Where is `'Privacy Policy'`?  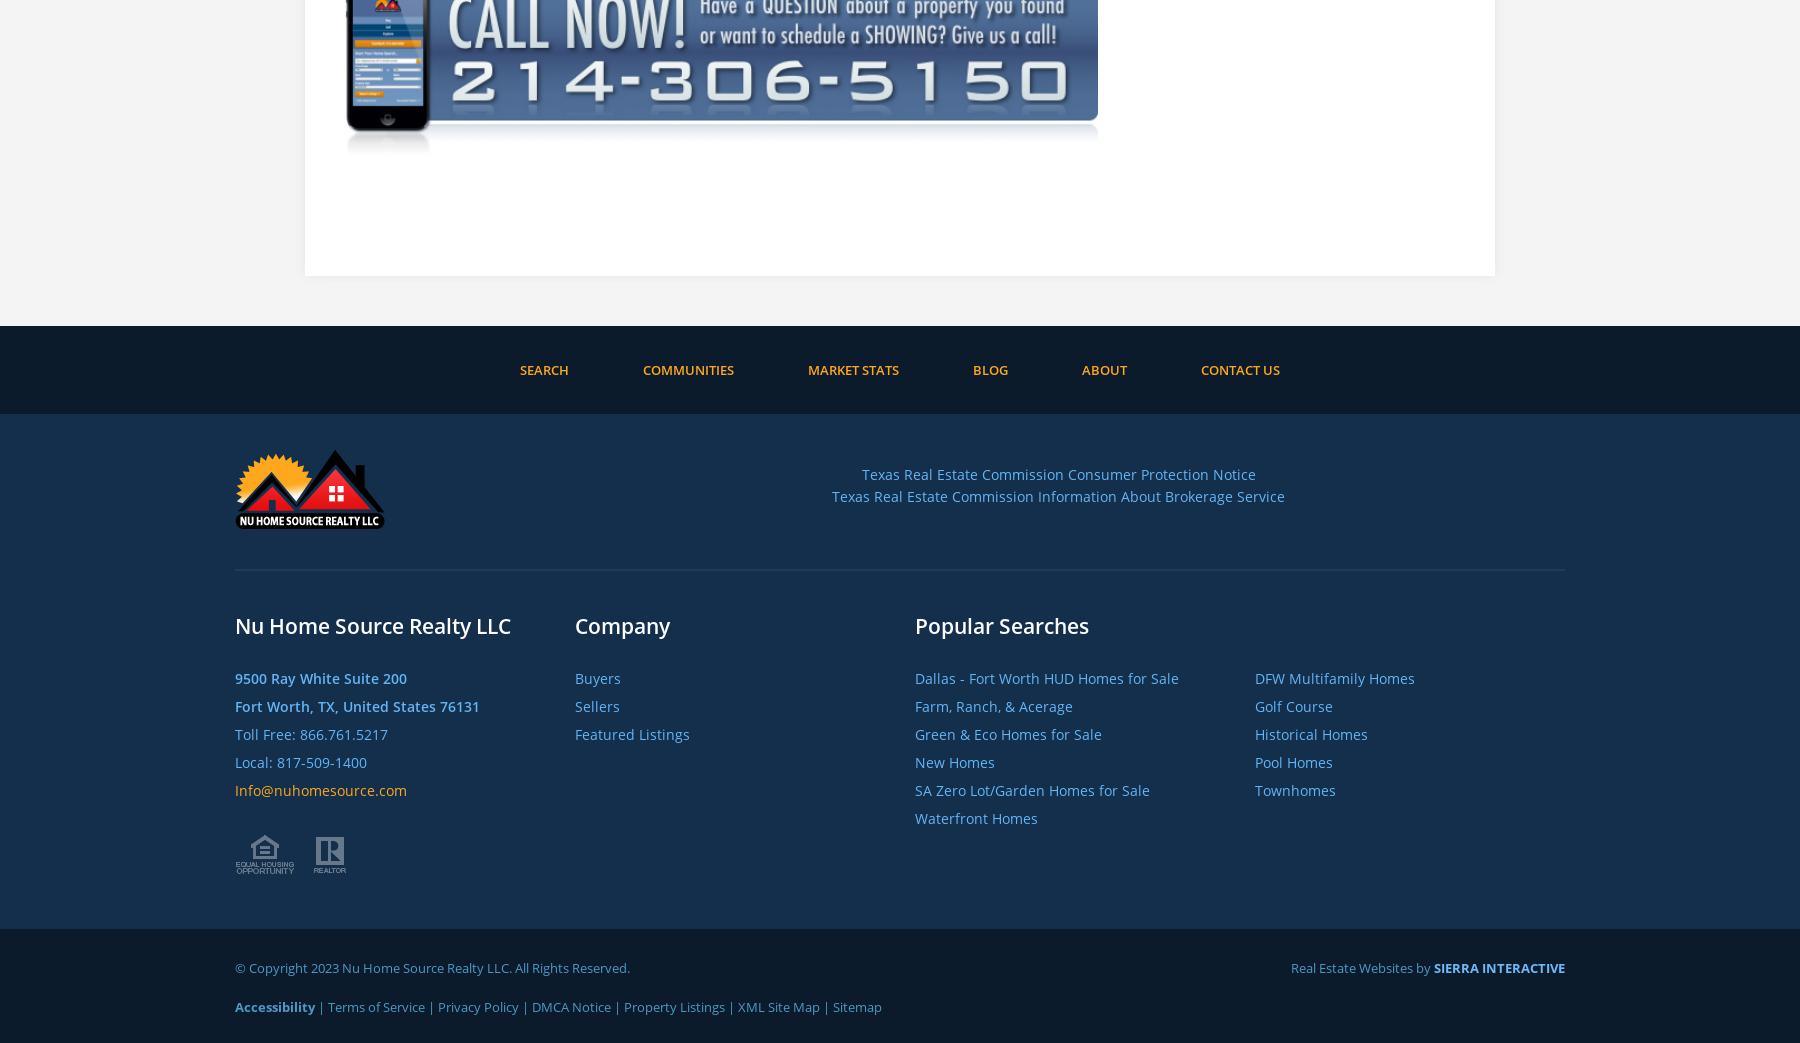
'Privacy Policy' is located at coordinates (477, 1005).